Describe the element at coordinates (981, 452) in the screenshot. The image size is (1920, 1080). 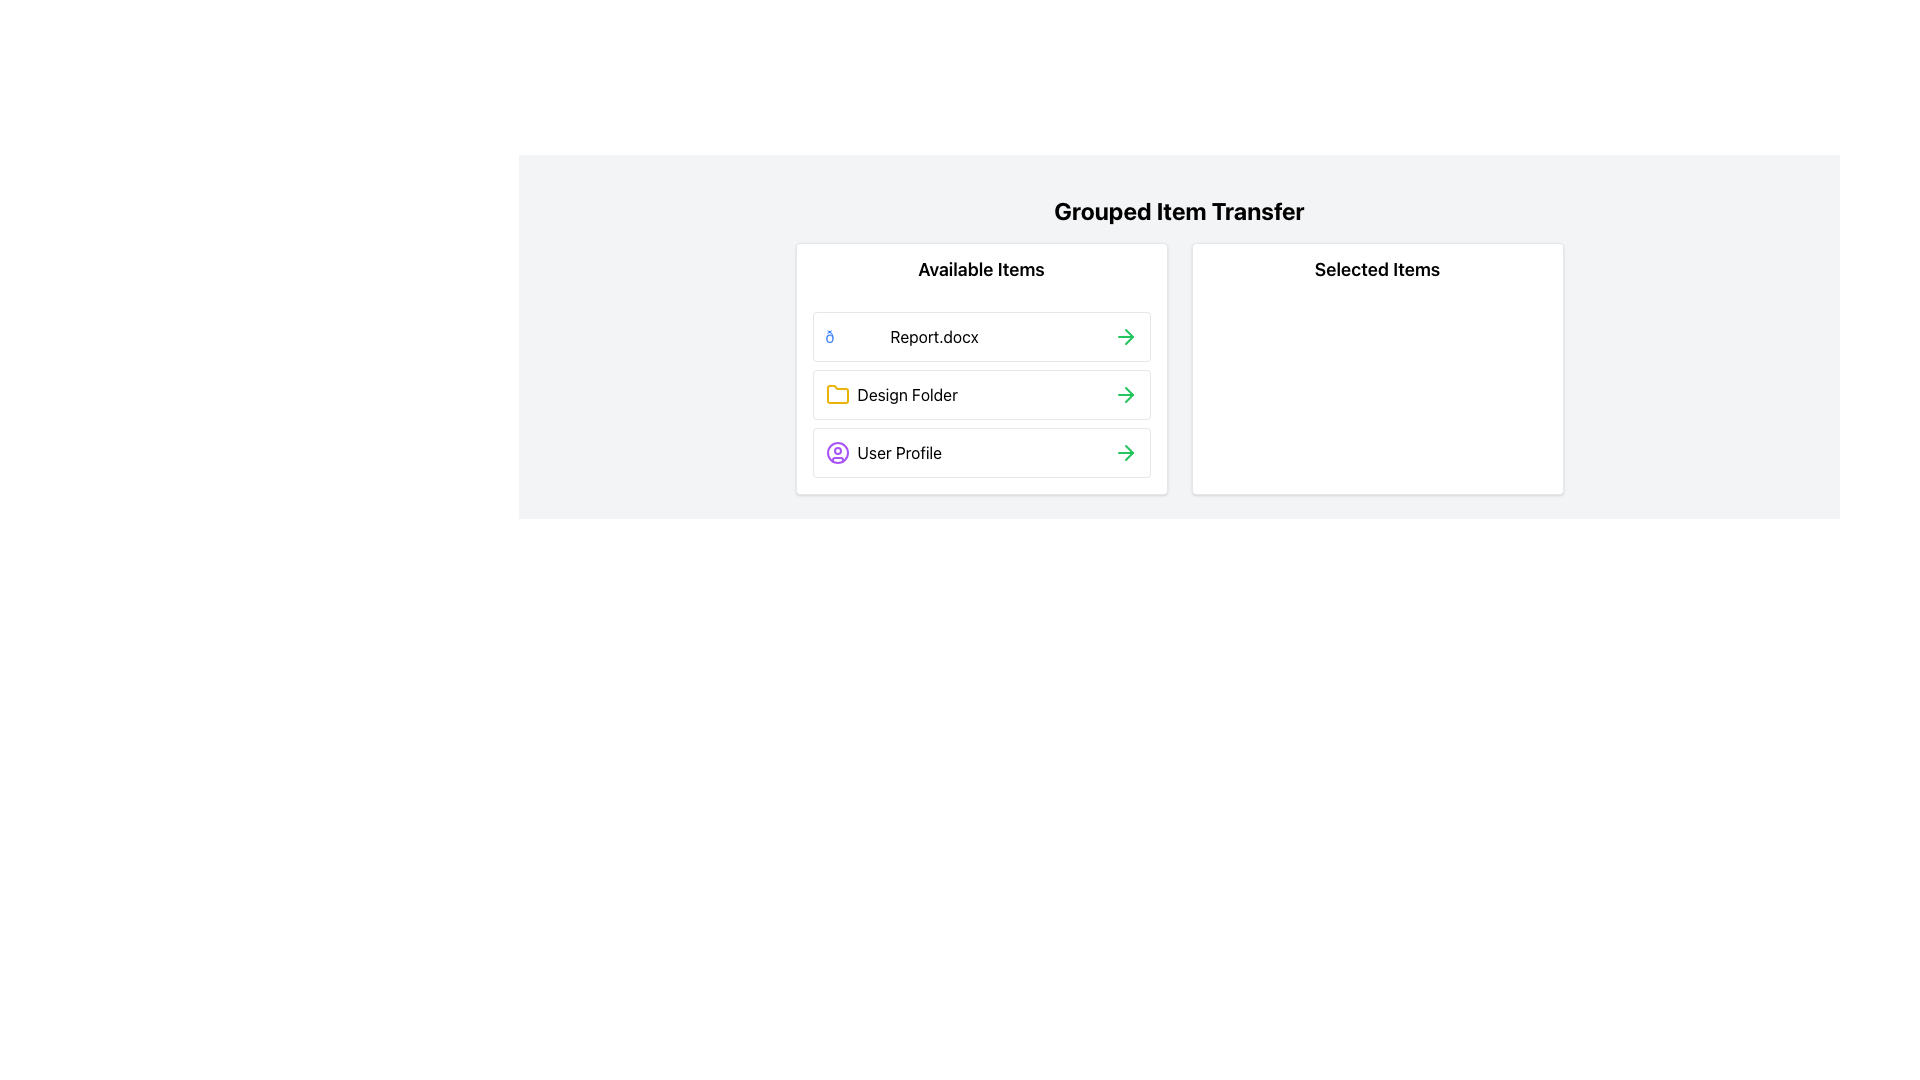
I see `the user profile item in the 'Available Items' section` at that location.